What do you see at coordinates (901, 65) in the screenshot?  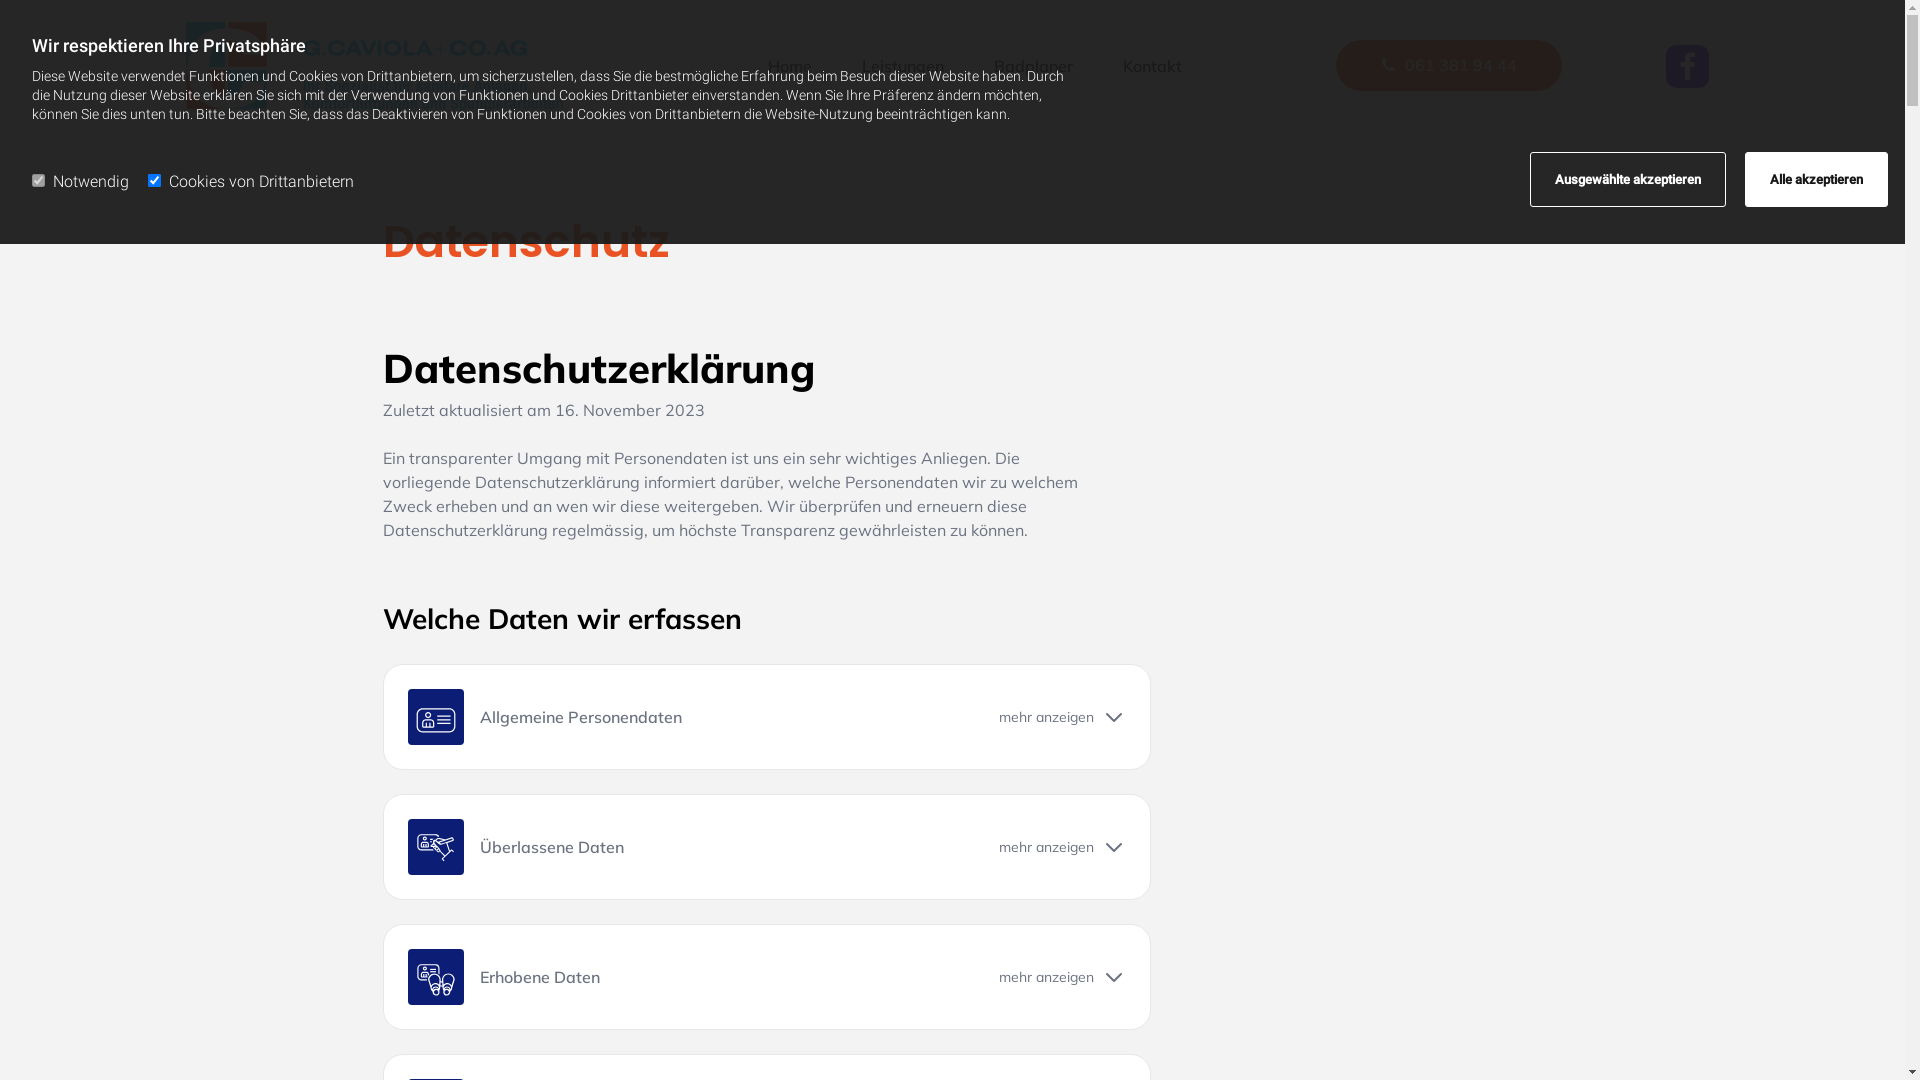 I see `'Leistungen'` at bounding box center [901, 65].